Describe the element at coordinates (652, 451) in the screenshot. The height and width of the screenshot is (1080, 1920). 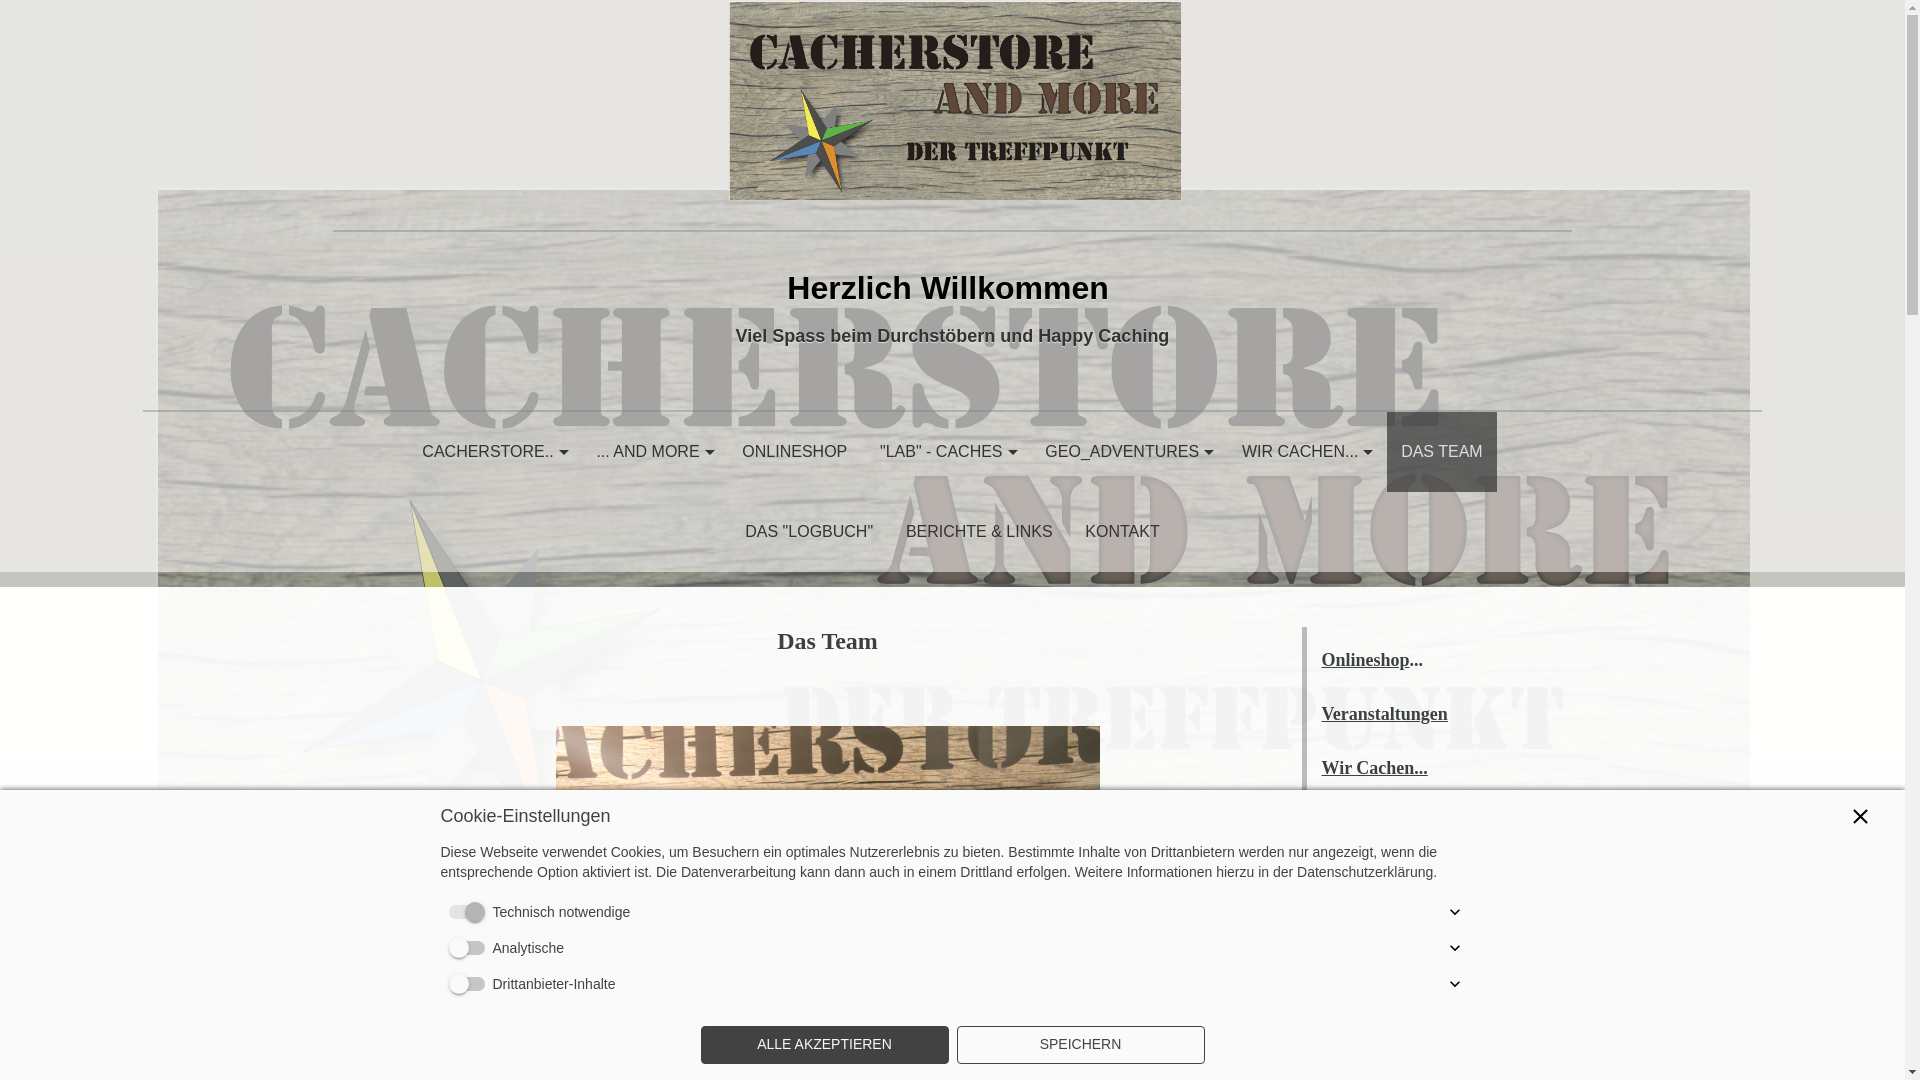
I see `'... AND MORE'` at that location.